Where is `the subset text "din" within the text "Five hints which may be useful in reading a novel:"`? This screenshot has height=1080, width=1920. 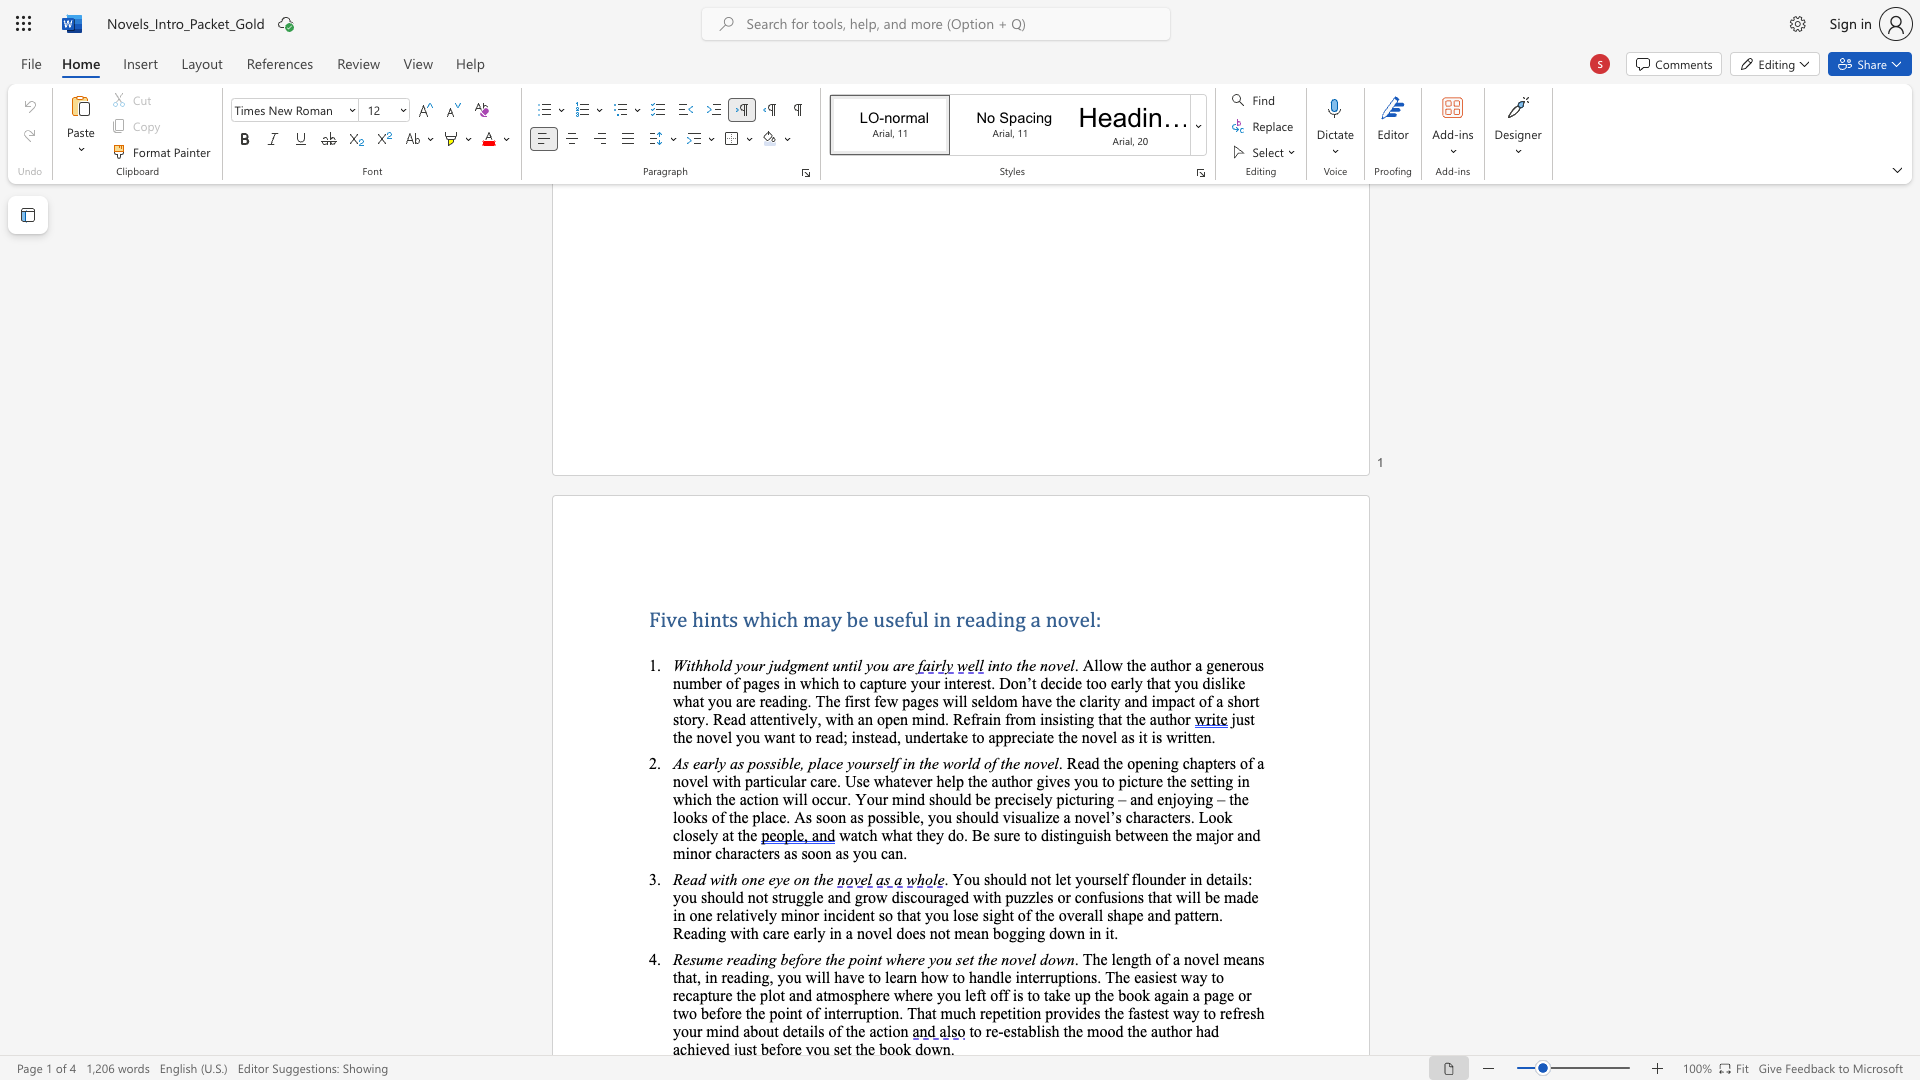
the subset text "din" within the text "Five hints which may be useful in reading a novel:" is located at coordinates (985, 618).